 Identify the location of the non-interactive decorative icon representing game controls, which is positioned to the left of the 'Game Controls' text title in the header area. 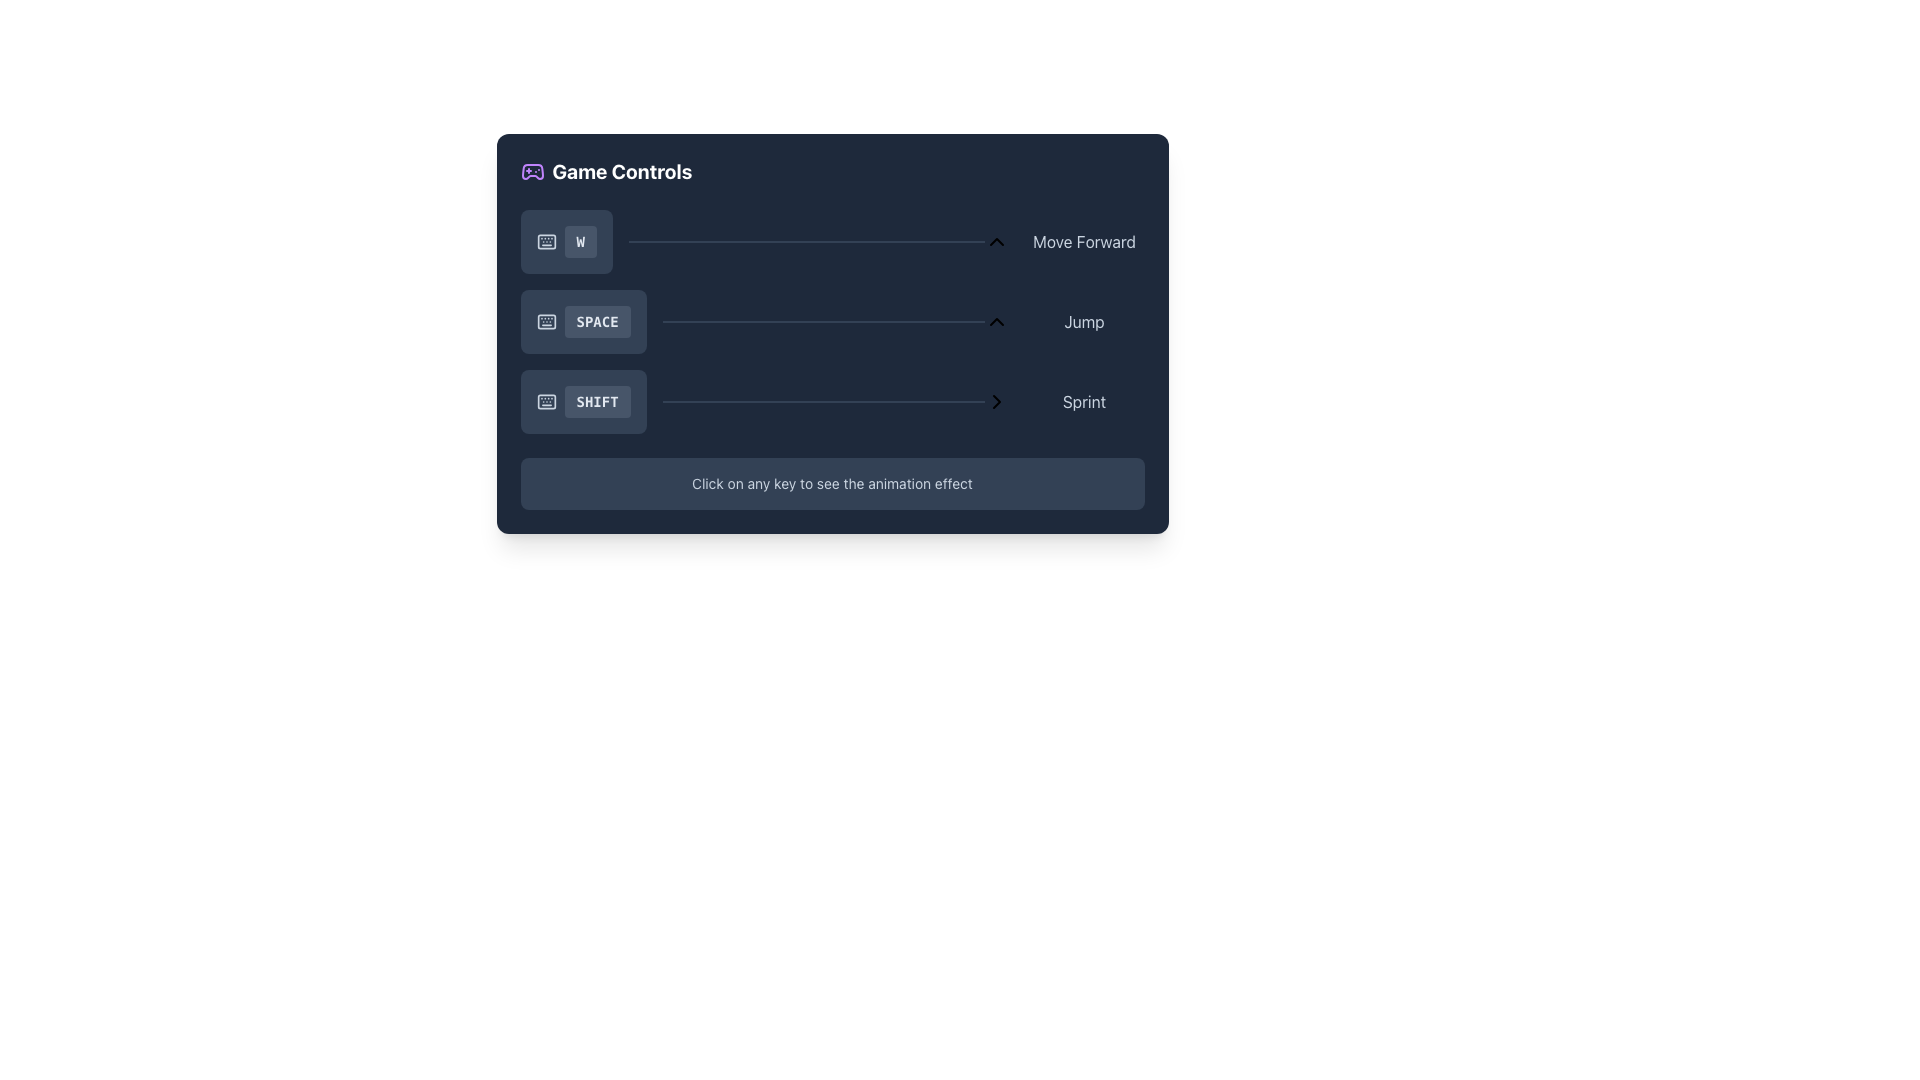
(532, 171).